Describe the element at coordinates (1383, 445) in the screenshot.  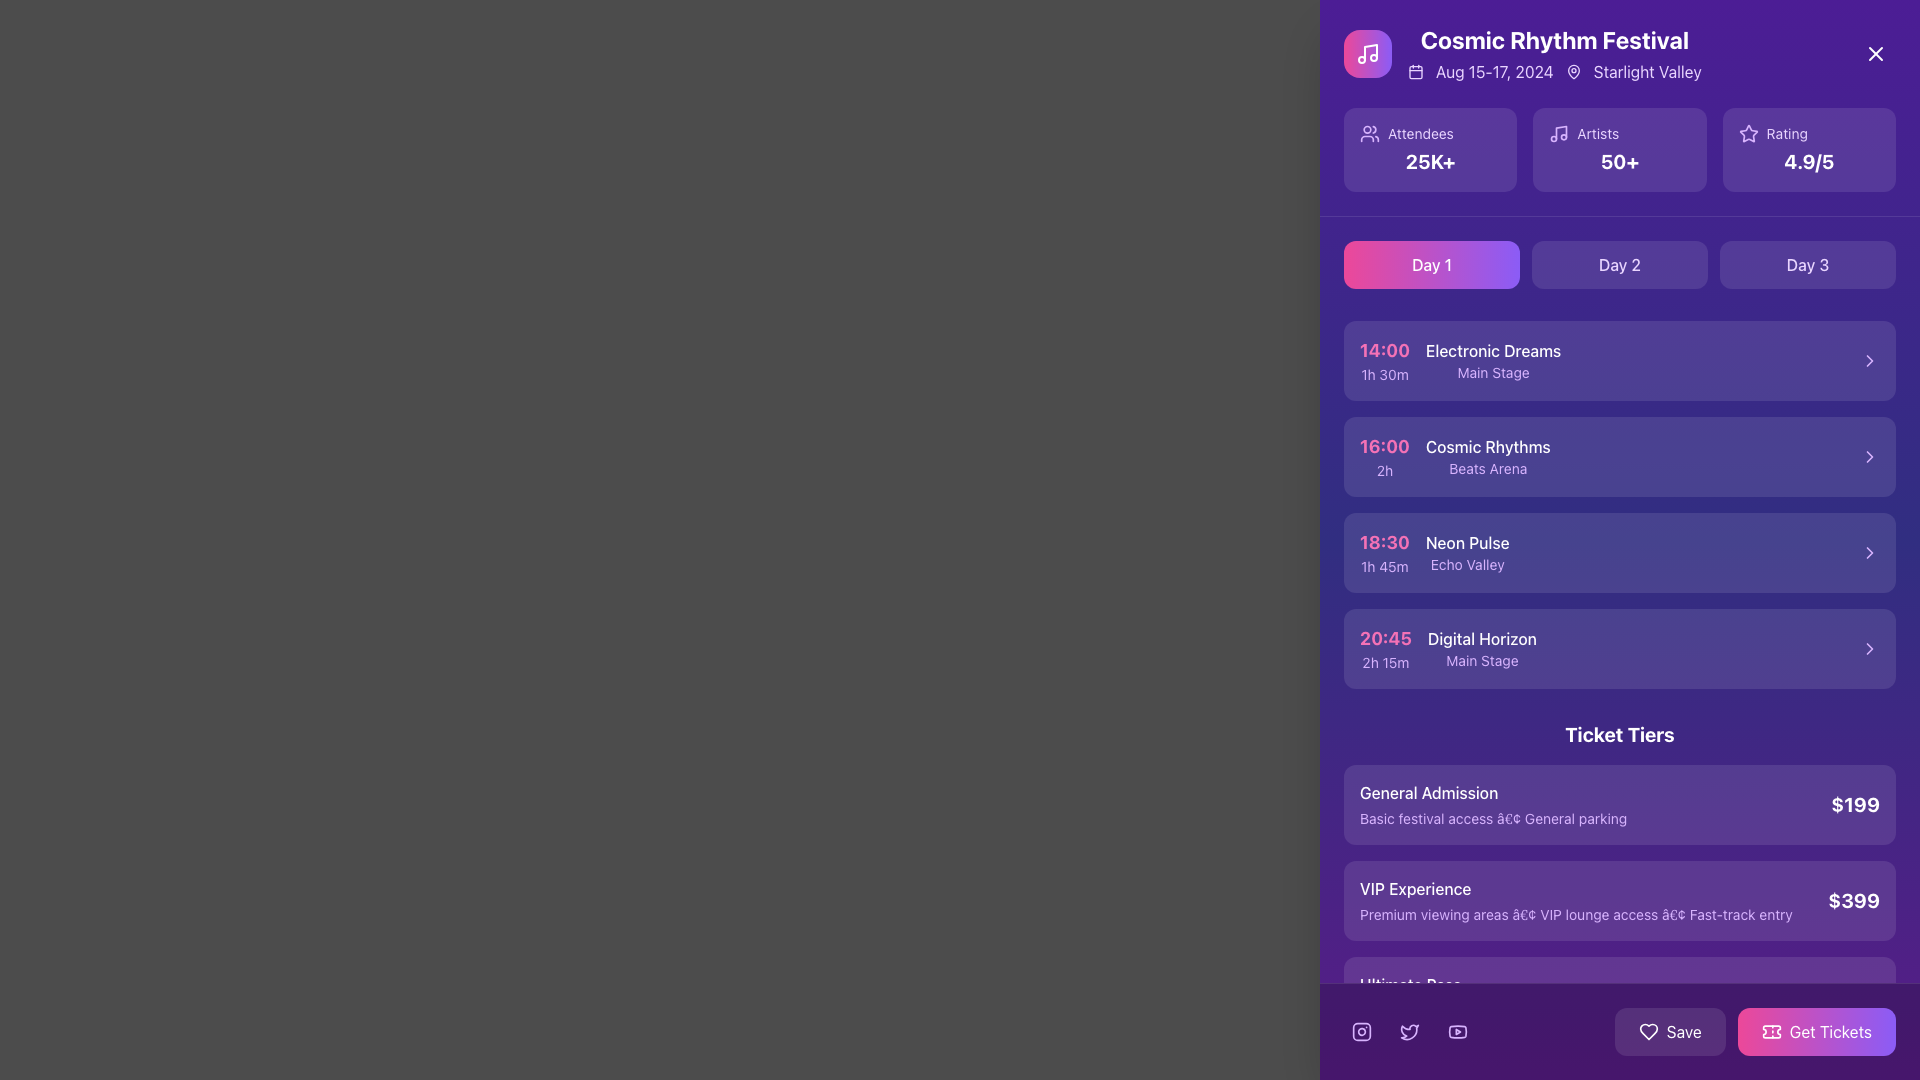
I see `time displayed on the text label indicating the start time of the 'Cosmic Rhythms' performance, which is located in the middle of the event list for the music festival` at that location.